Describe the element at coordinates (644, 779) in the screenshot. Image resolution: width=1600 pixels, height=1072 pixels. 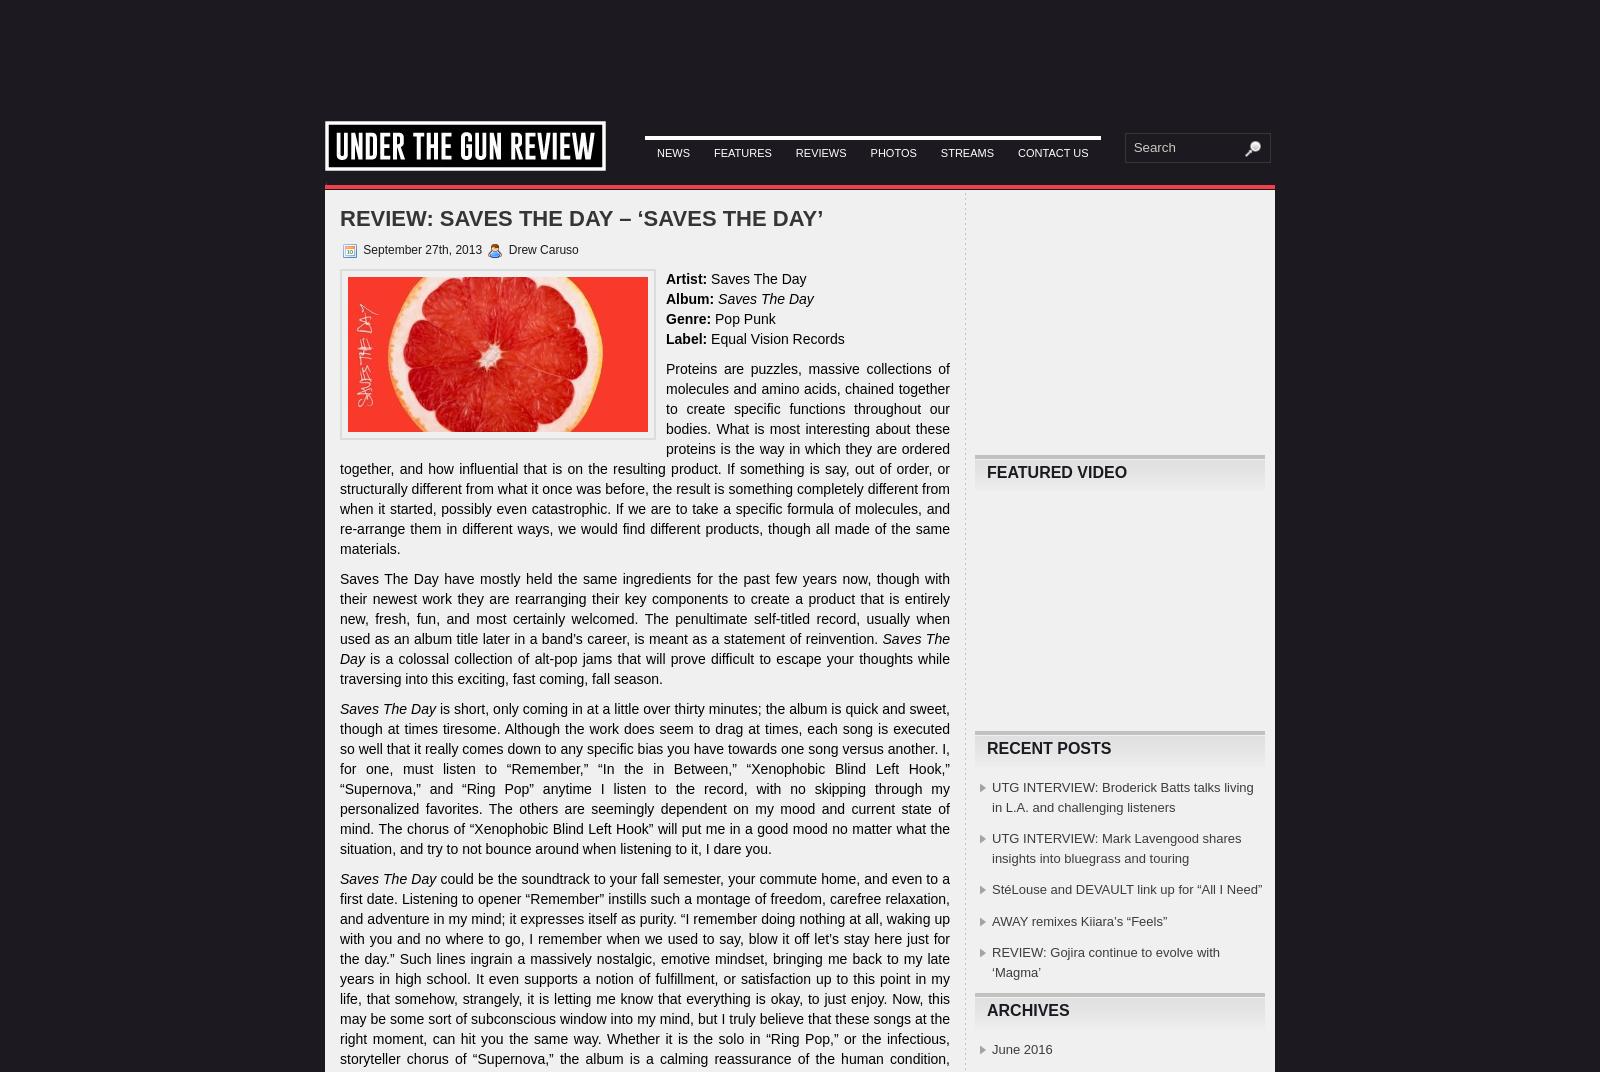
I see `'is short, only coming in at a little over thirty minutes; the album is quick and sweet, though at times tiresome.  Although the work does seem to drag at times, each song is executed so well that it really comes down to any specific bias you have towards one song versus another. I, for one, must listen to “Remember,” “In the in Between,” “Xenophobic Blind Left Hook,” “Supernova,” and “Ring Pop” anytime I listen to the record, with no skipping through my personalized favorites. The others are seemingly dependent on my mood and current state of mind. The chorus of “Xenophobic Blind Left Hook” will put me in a good mood no matter what the situation, and try to not bounce around when listening to it, I dare you.'` at that location.